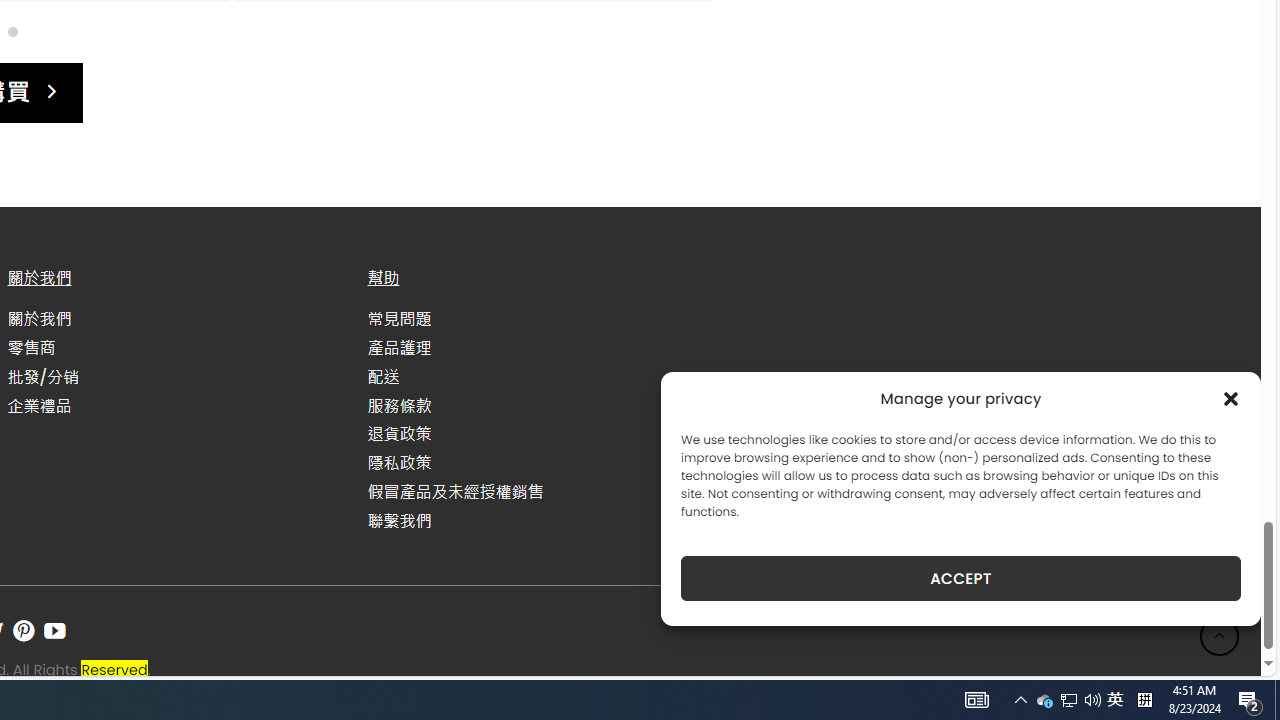 Image resolution: width=1280 pixels, height=720 pixels. I want to click on 'ACCEPT', so click(961, 578).